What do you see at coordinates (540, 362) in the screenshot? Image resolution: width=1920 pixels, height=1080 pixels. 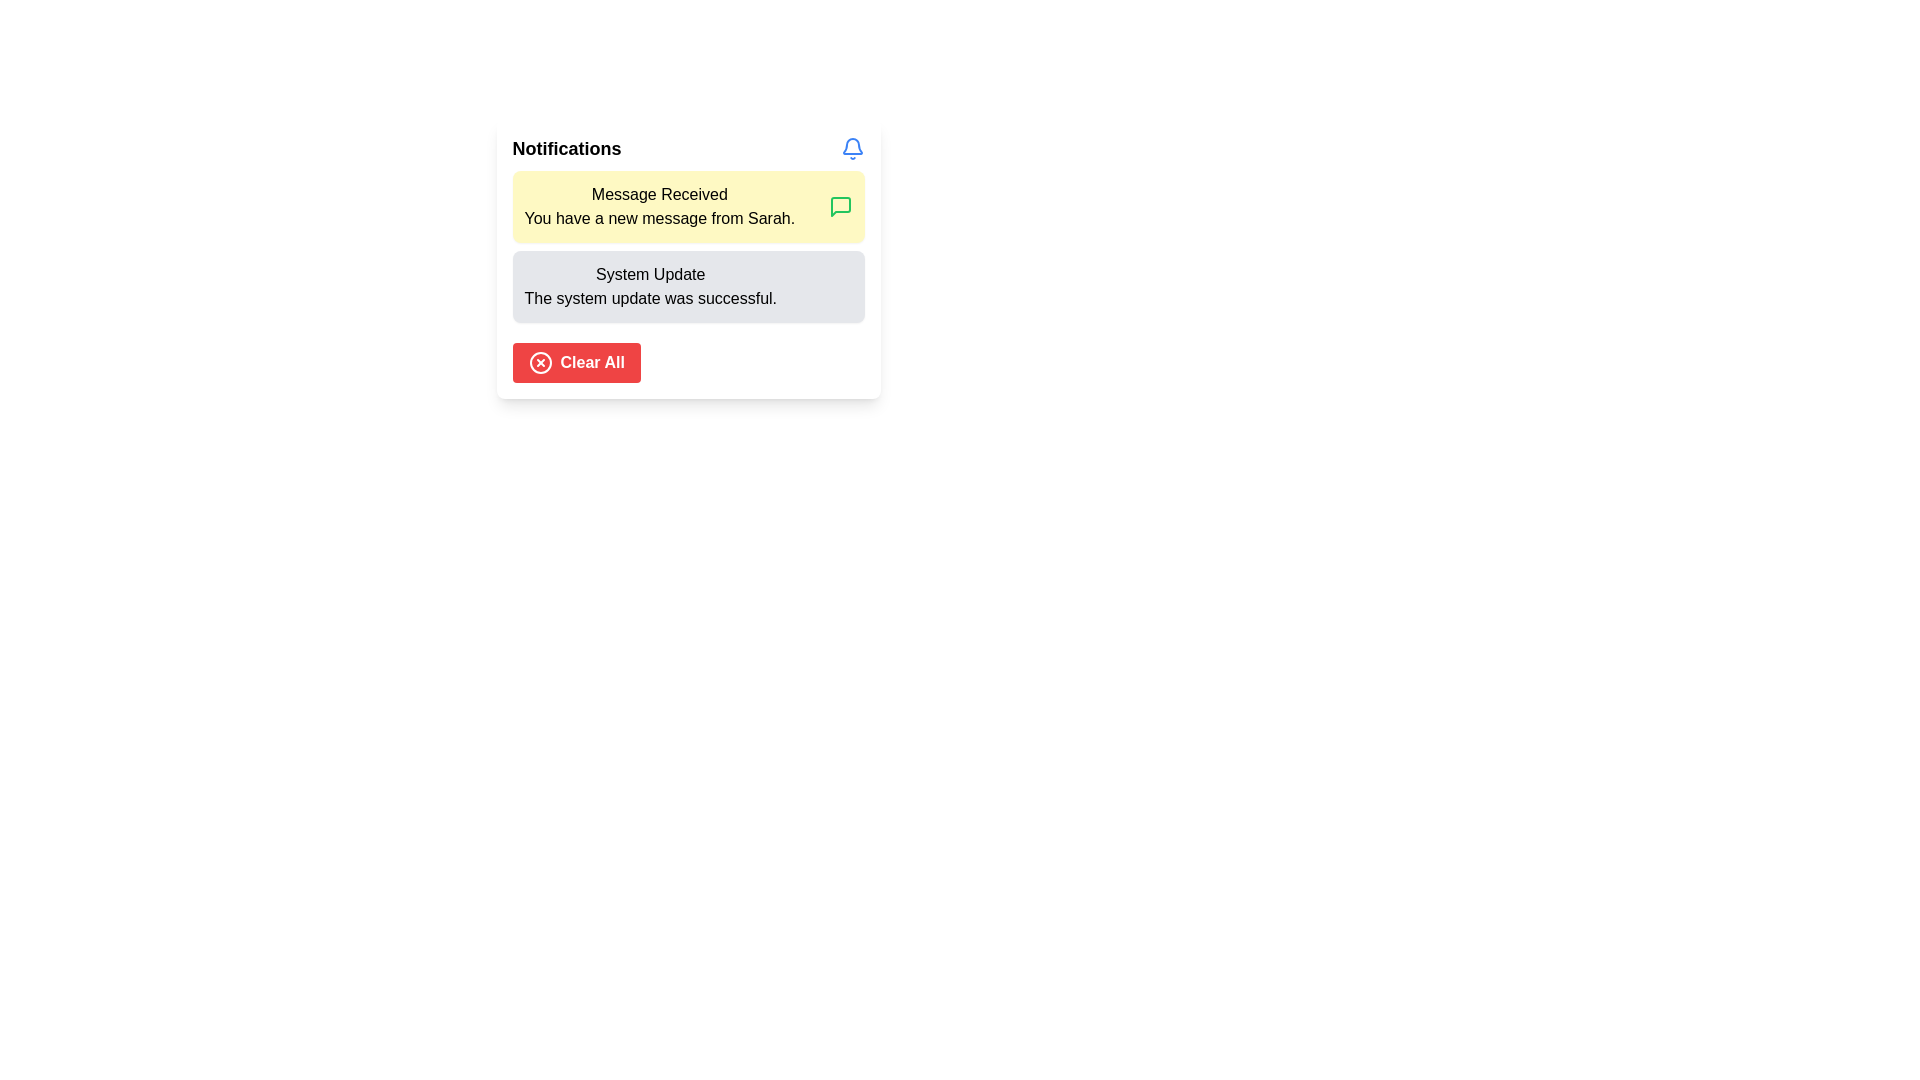 I see `the icon located to the left of the 'Clear All' button in the notification panel, which signifies the functionality of clearing all notifications` at bounding box center [540, 362].